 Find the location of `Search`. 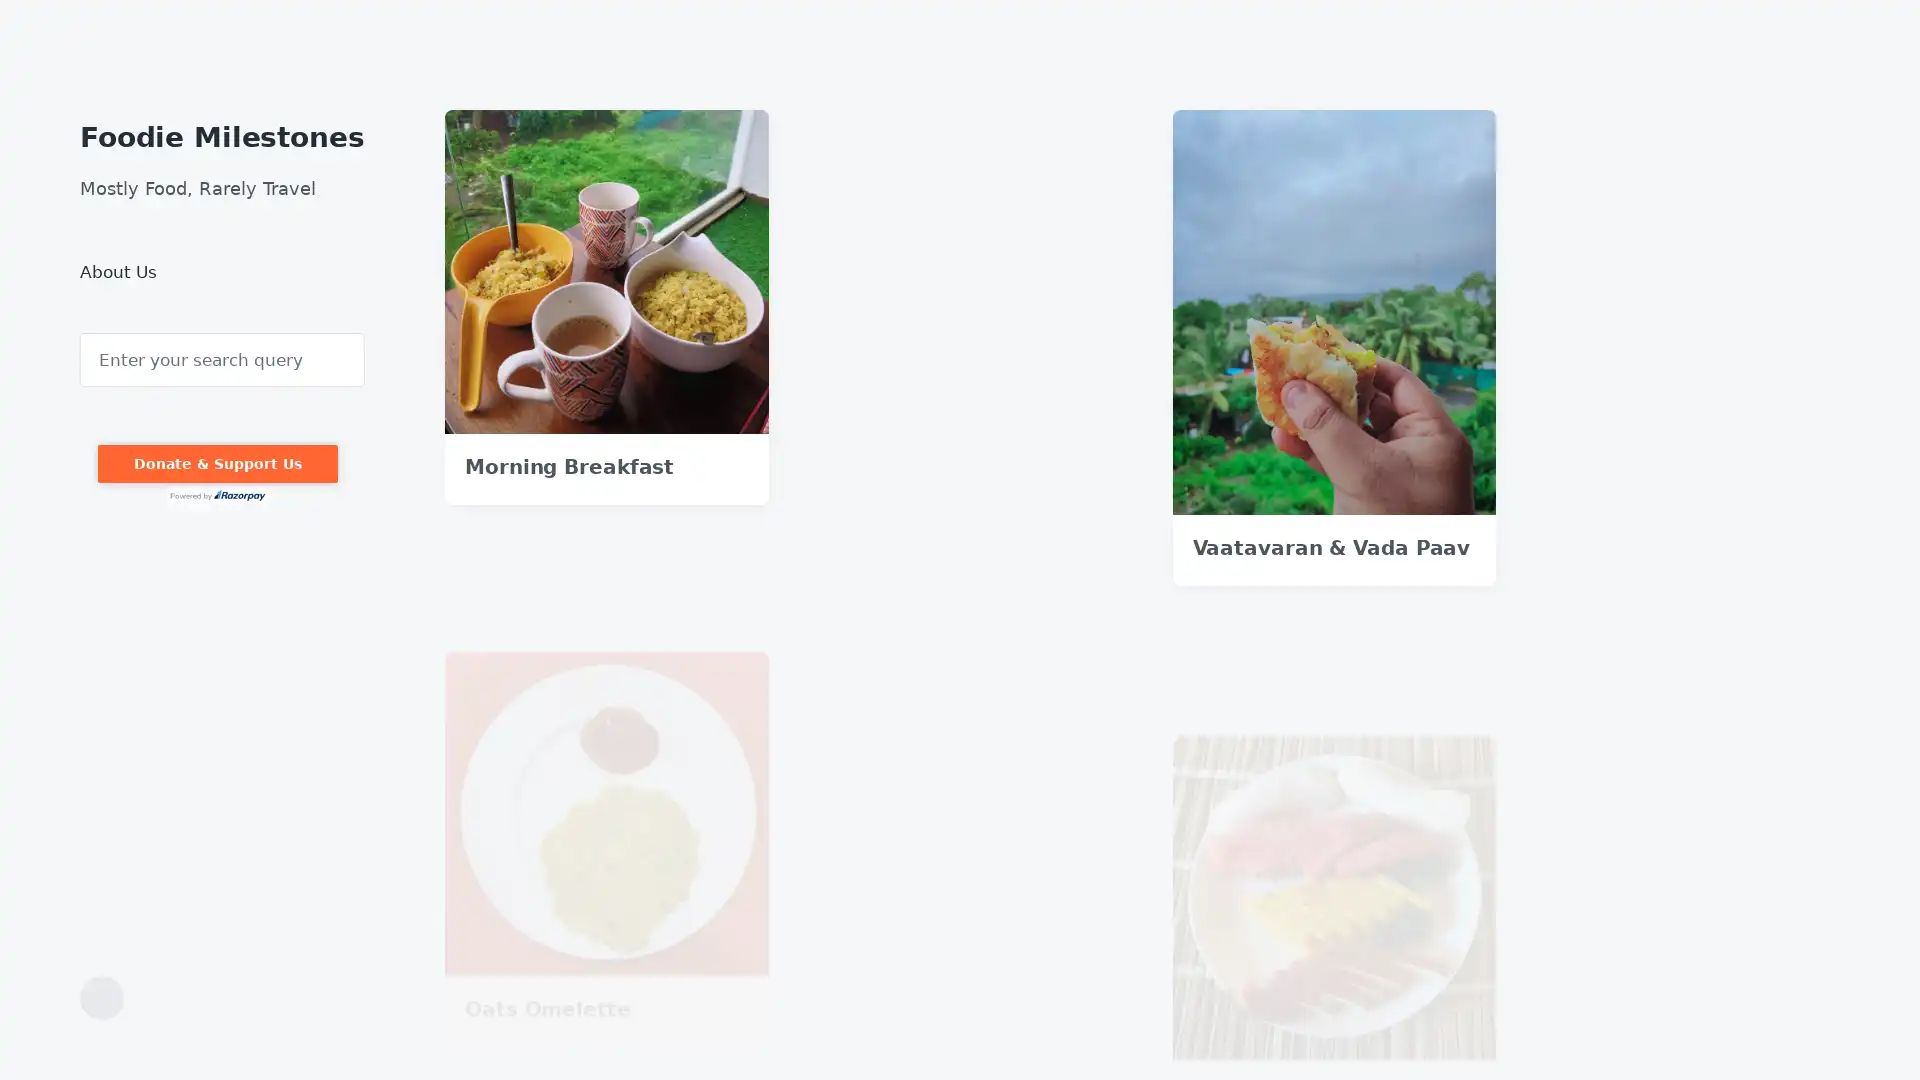

Search is located at coordinates (80, 332).